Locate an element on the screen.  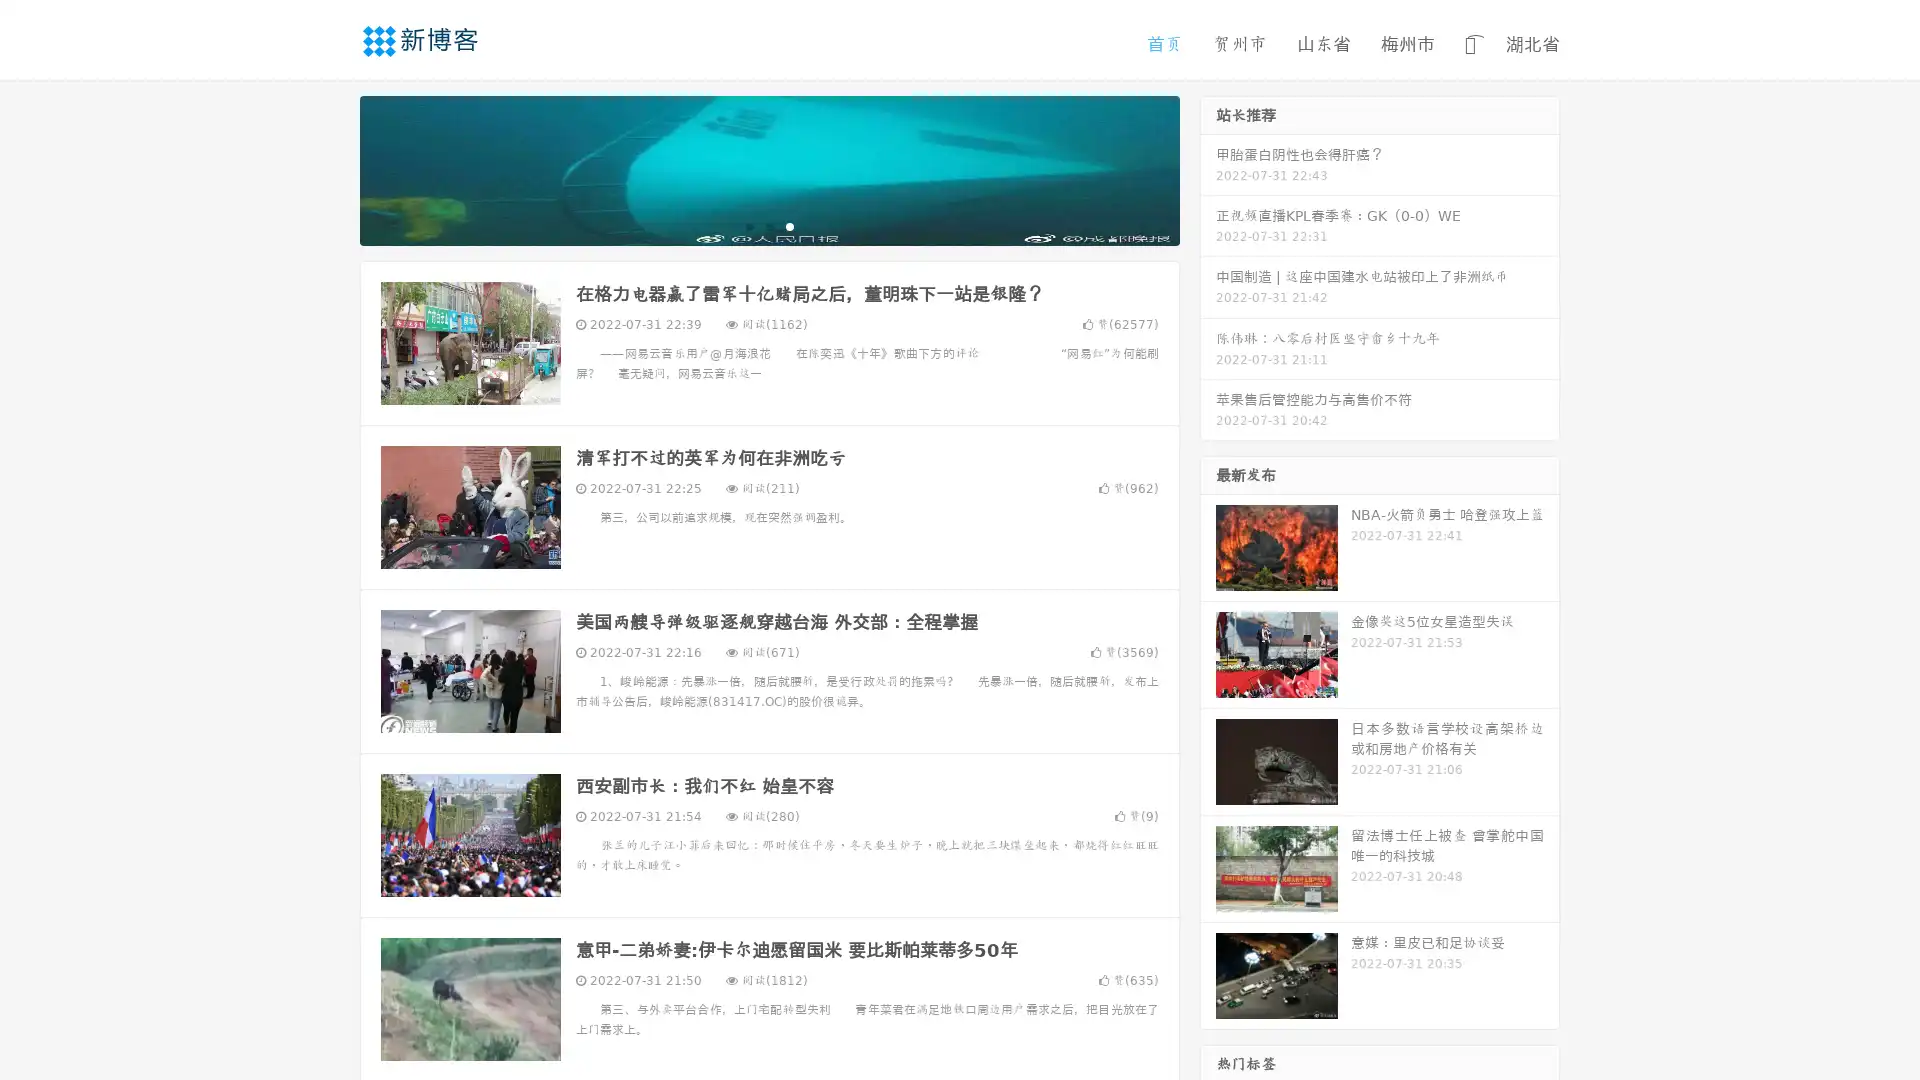
Go to slide 1 is located at coordinates (748, 225).